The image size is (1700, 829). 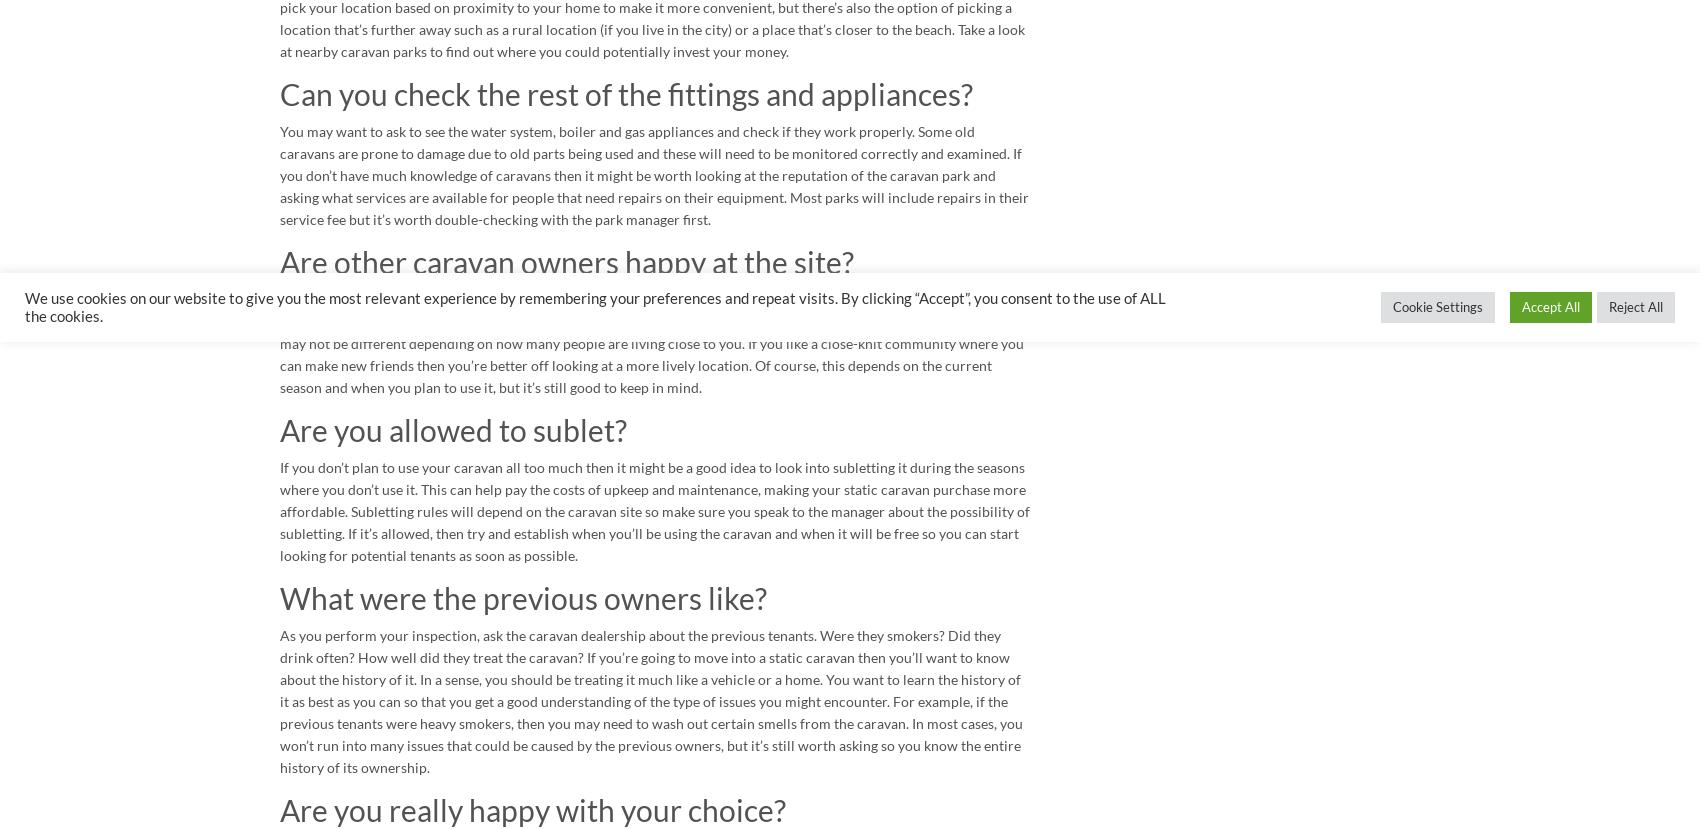 I want to click on 'Are other caravan owners happy at the site?', so click(x=279, y=261).